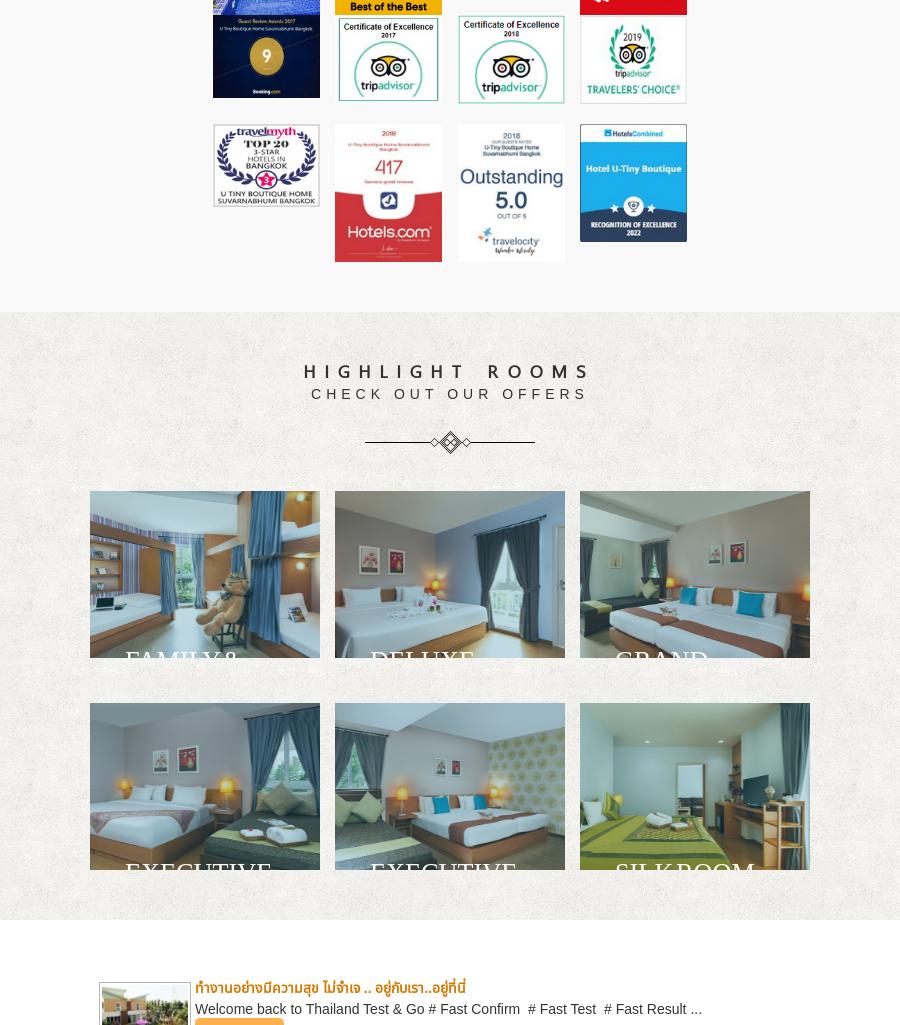 The image size is (900, 1025). What do you see at coordinates (329, 985) in the screenshot?
I see `'ทำงานอย่างมีความสุข ไม่จำเจ .. อยู่กับเรา..อยู่ที่นี่'` at bounding box center [329, 985].